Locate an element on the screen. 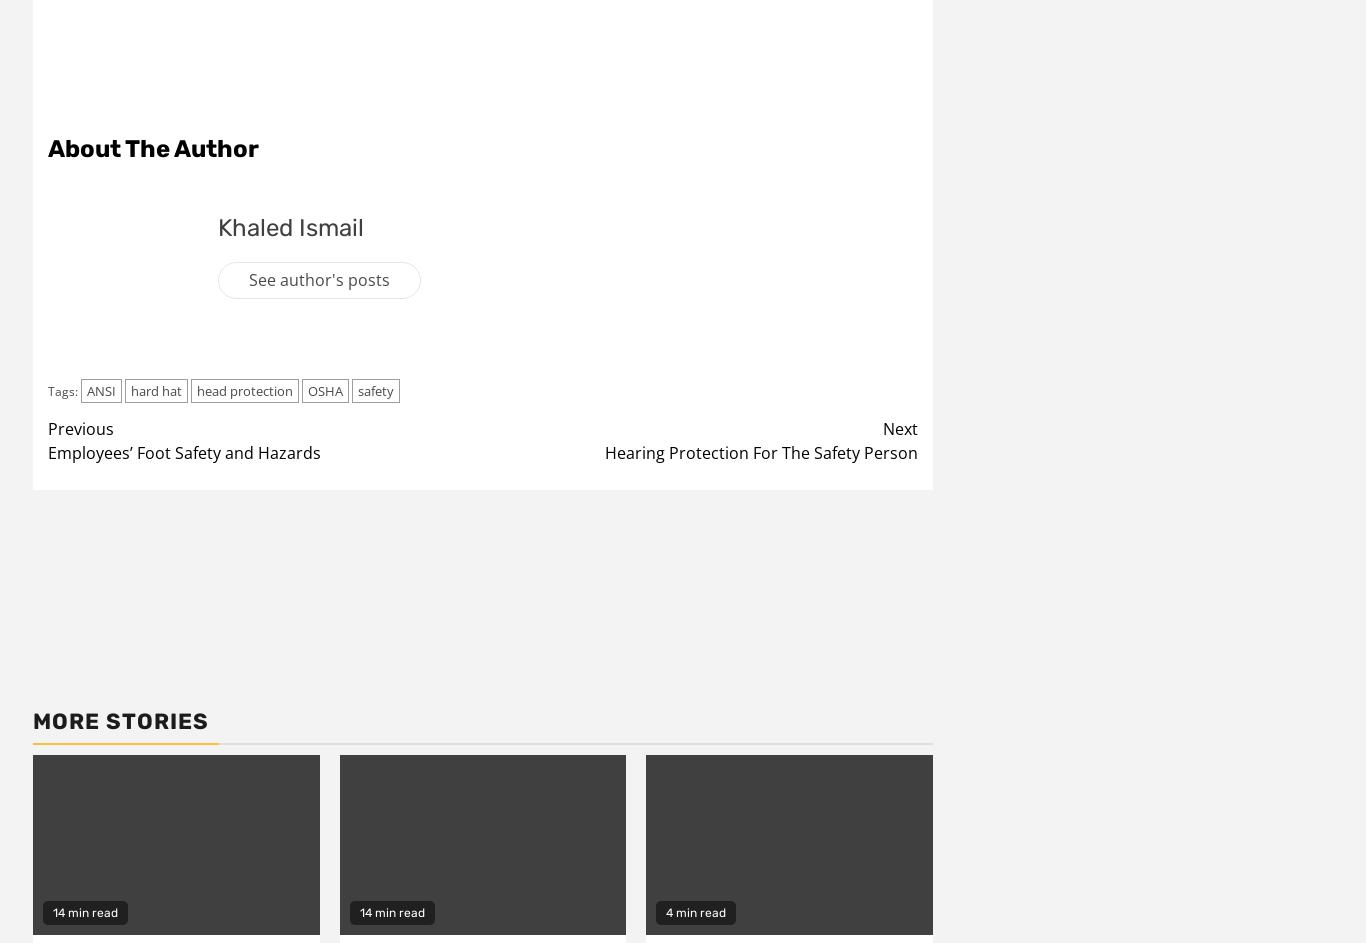  'OSHA' is located at coordinates (325, 389).